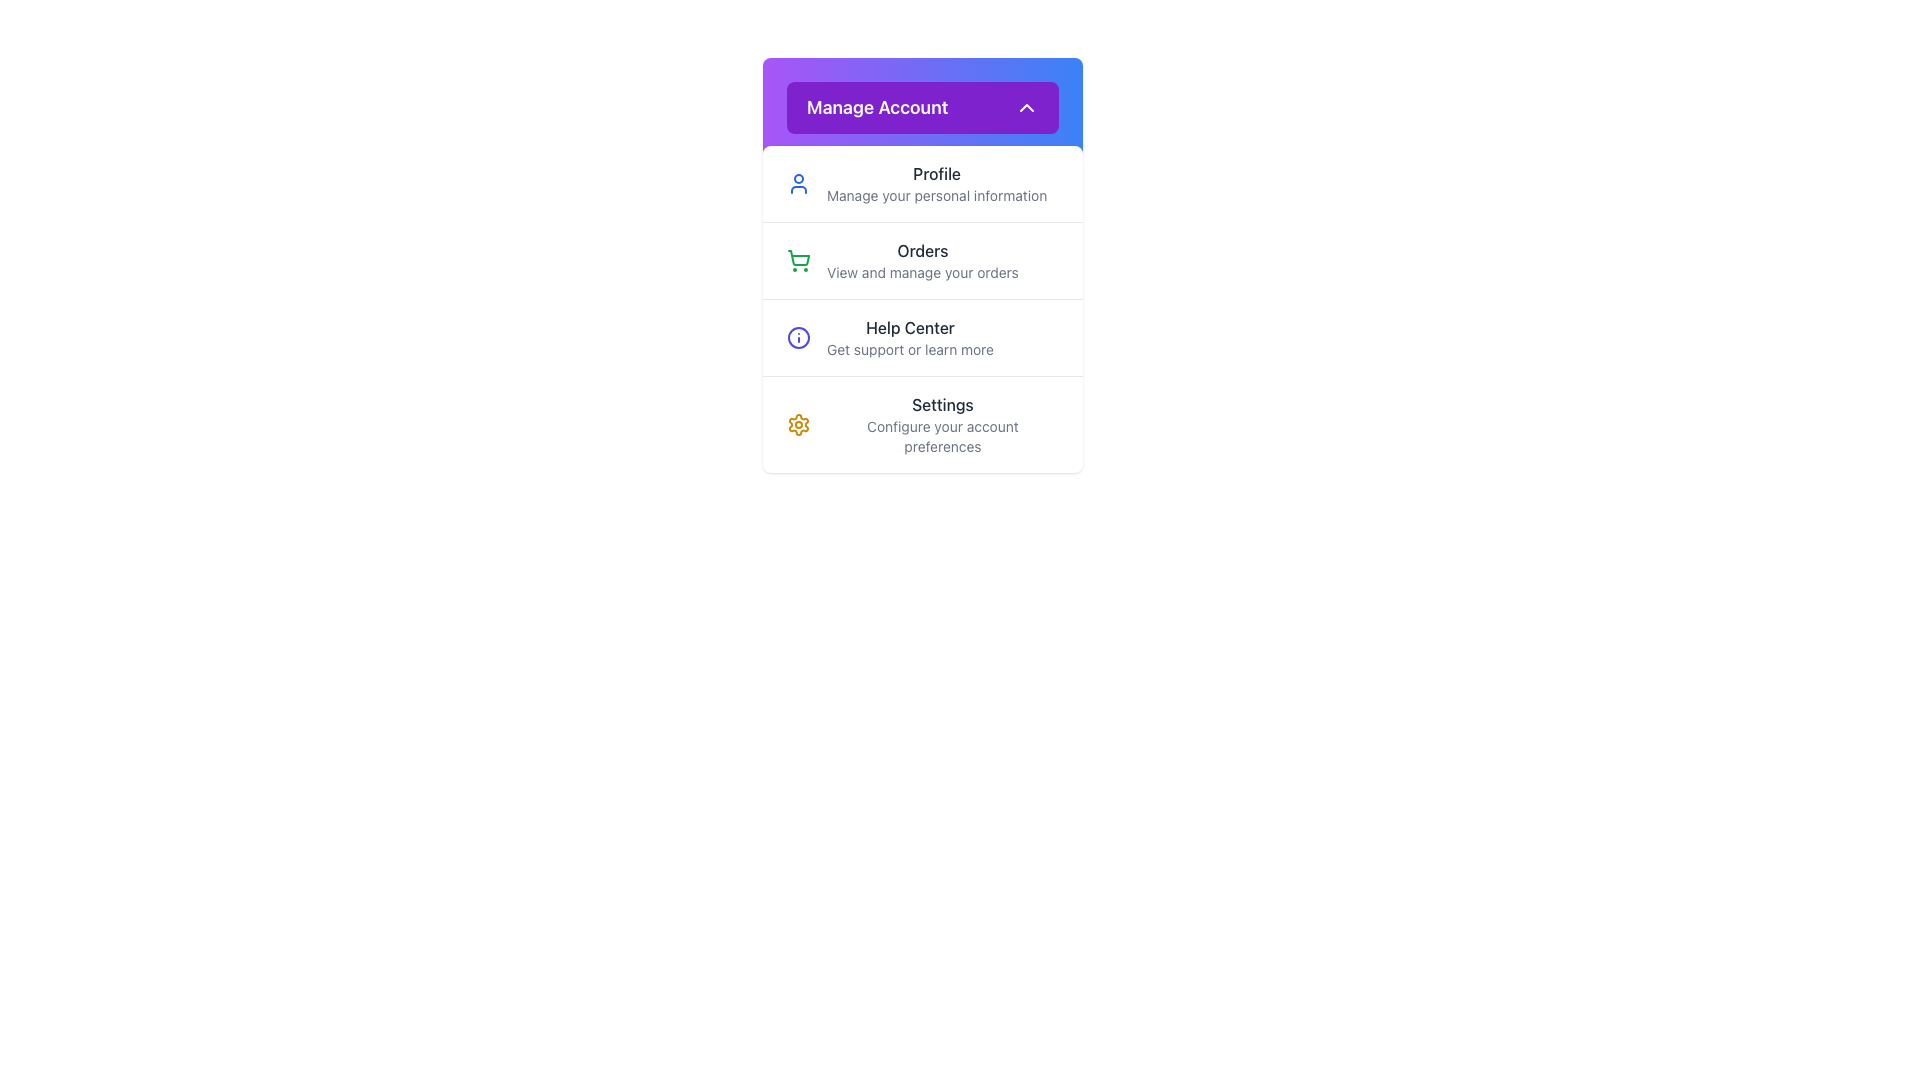 Image resolution: width=1920 pixels, height=1080 pixels. Describe the element at coordinates (909, 349) in the screenshot. I see `the text label that reads 'Get support or learn more', which is styled in a smaller gray font and positioned directly below the 'Help Center' heading` at that location.